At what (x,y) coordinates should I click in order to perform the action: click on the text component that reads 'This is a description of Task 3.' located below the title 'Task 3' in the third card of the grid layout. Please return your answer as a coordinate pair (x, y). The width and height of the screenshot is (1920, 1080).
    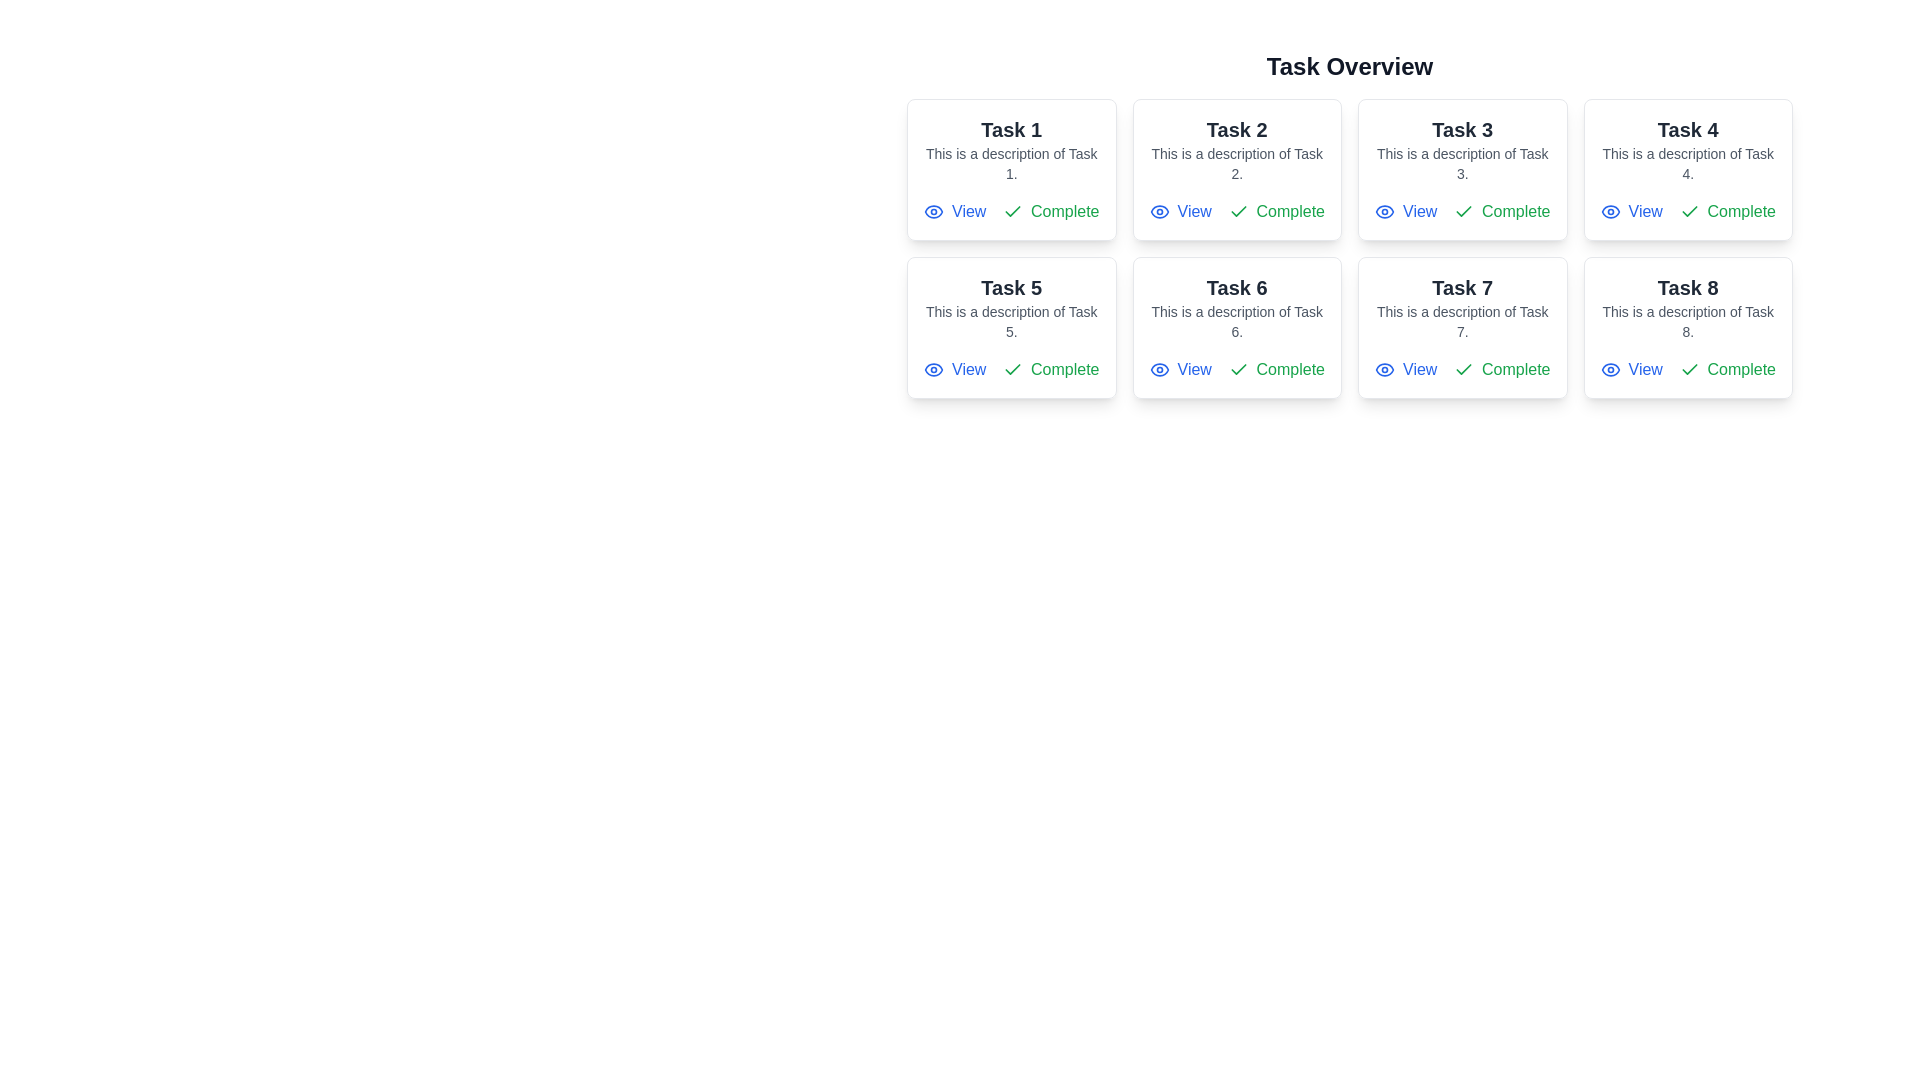
    Looking at the image, I should click on (1462, 163).